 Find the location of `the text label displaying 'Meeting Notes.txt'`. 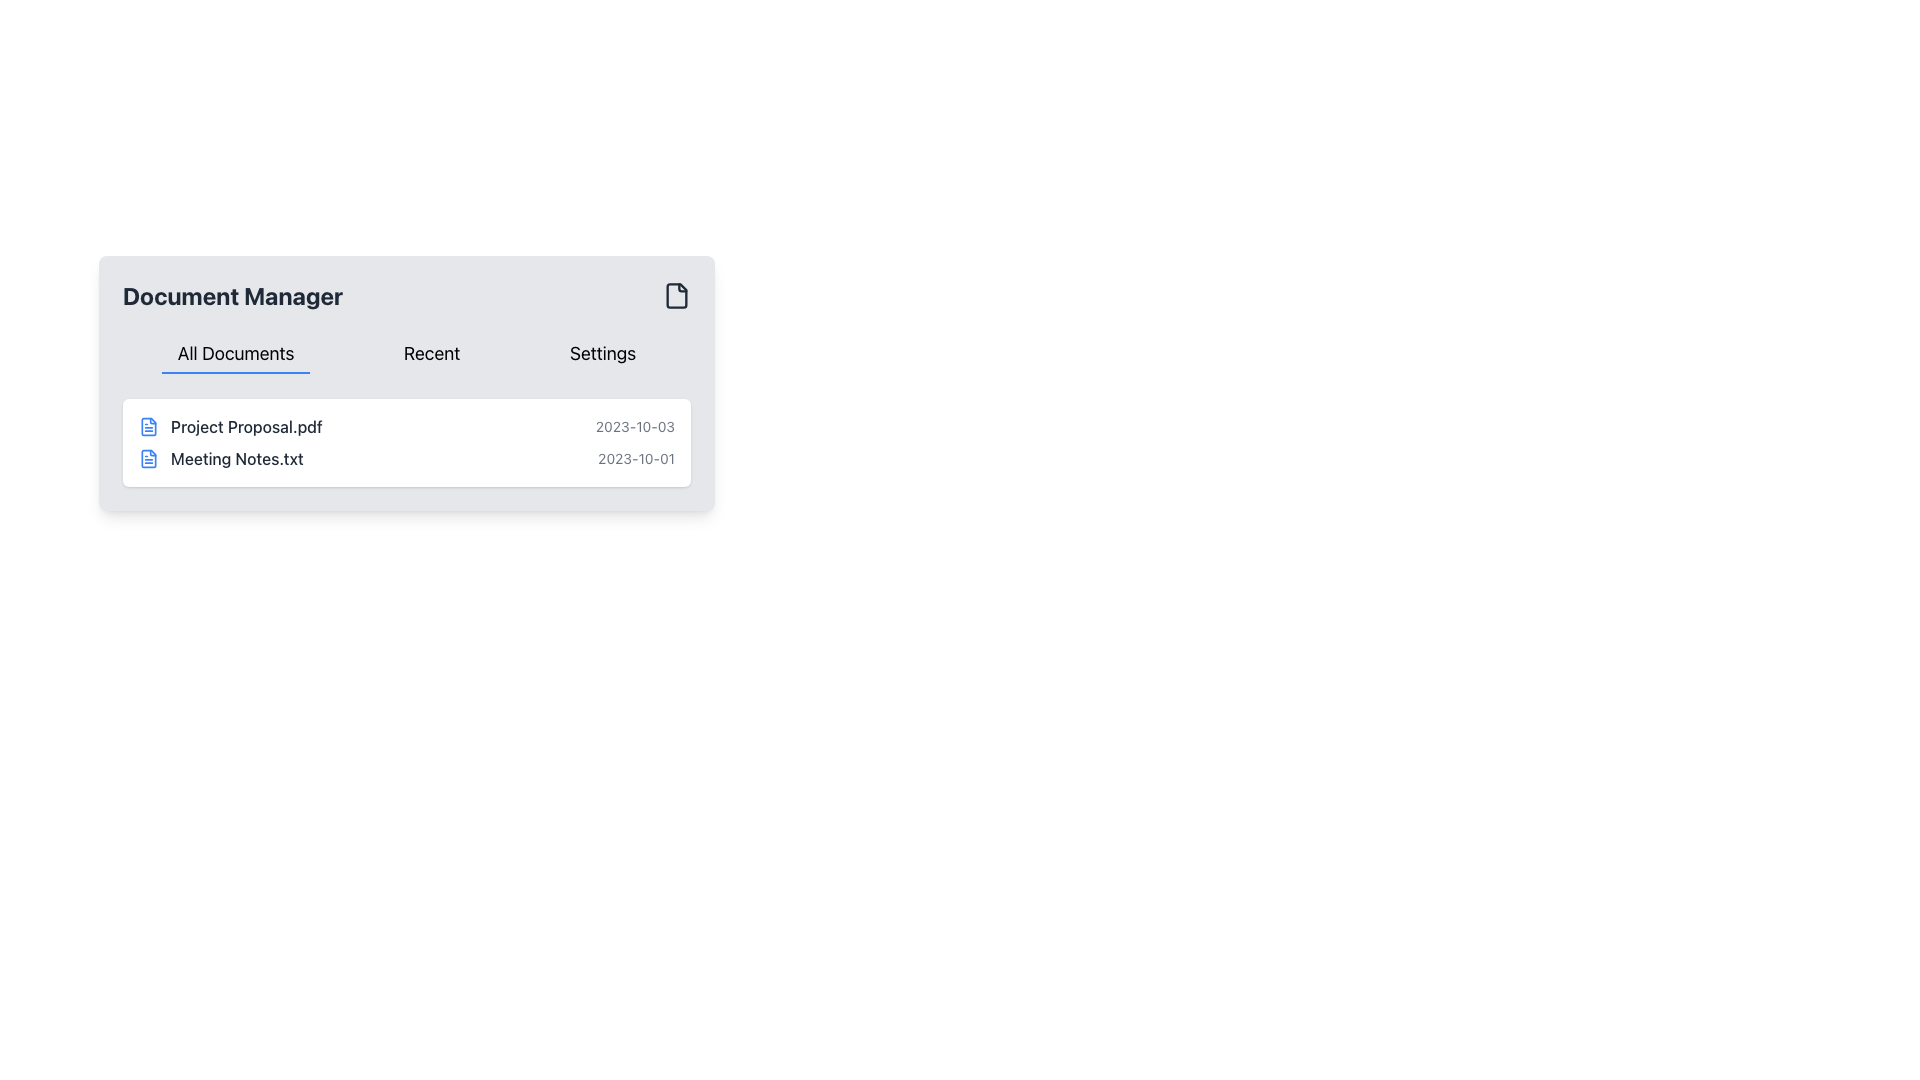

the text label displaying 'Meeting Notes.txt' is located at coordinates (237, 459).